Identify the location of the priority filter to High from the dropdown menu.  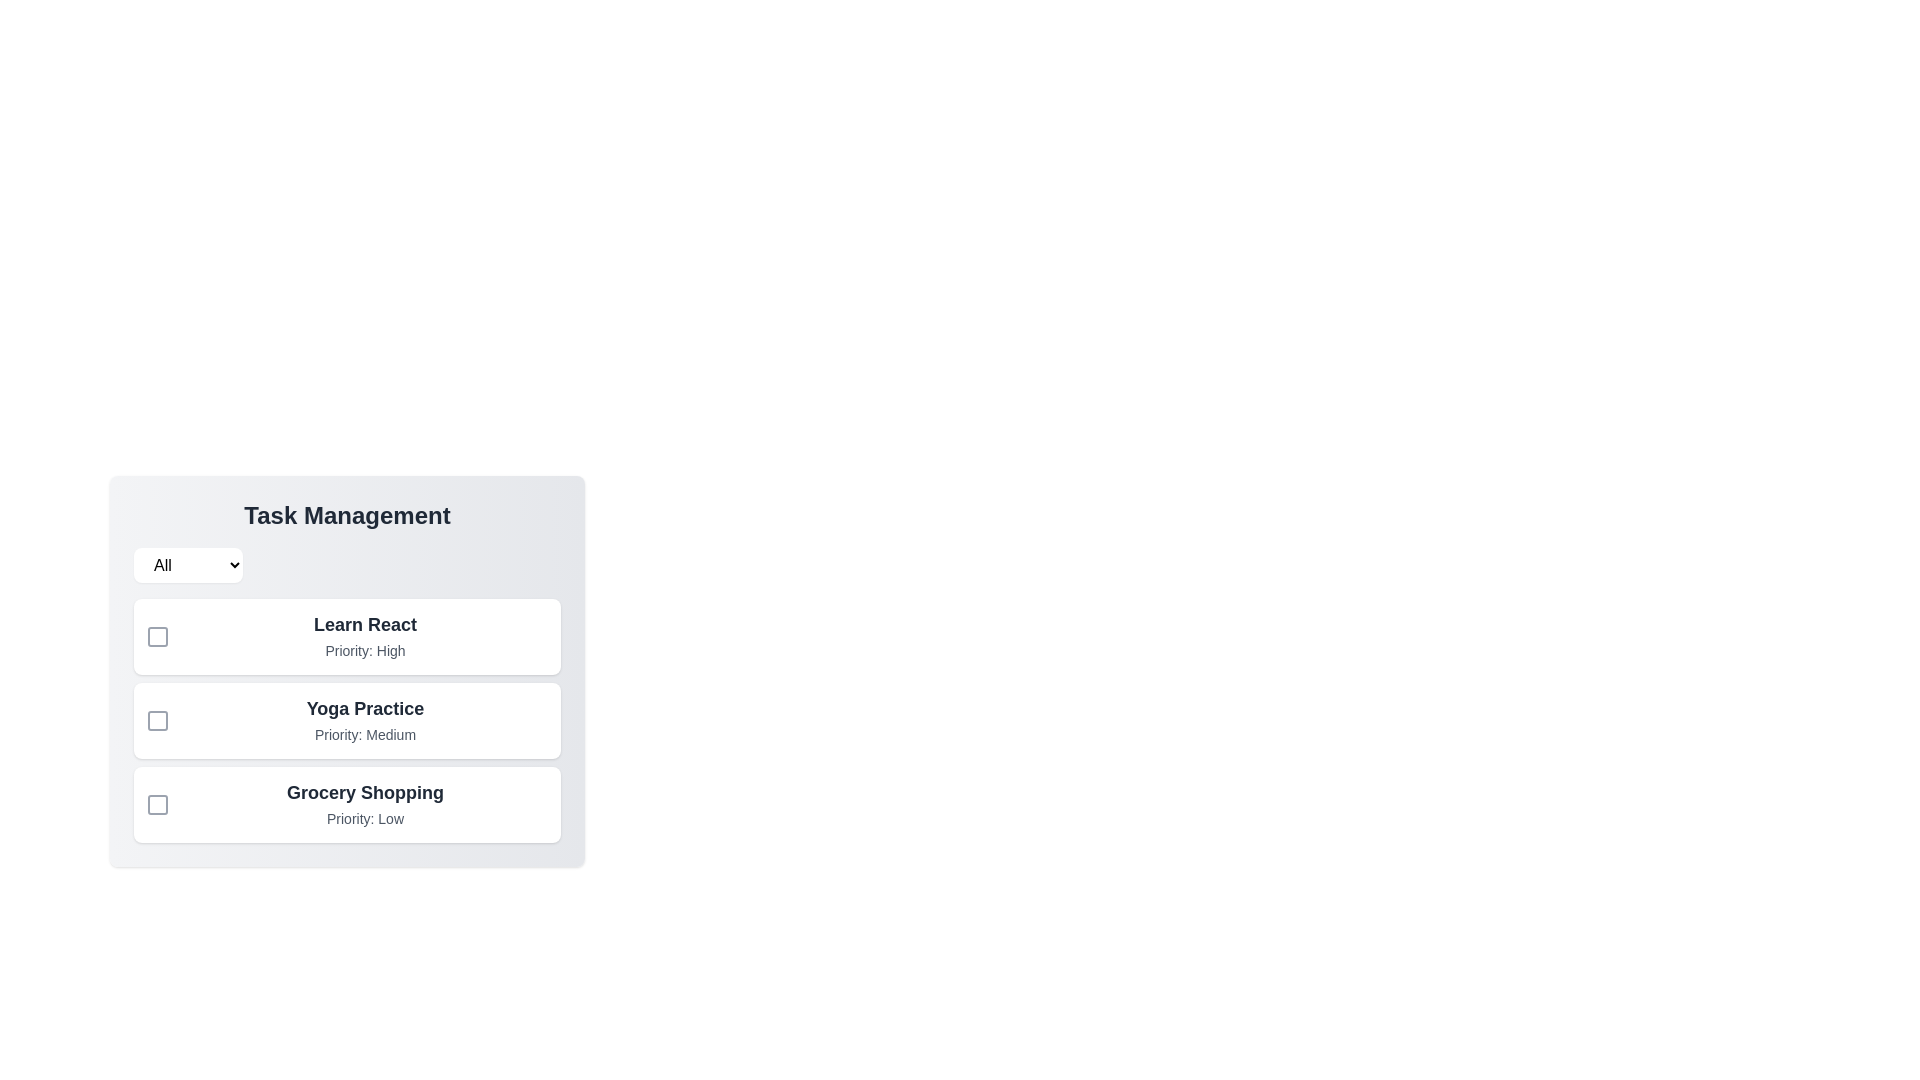
(188, 565).